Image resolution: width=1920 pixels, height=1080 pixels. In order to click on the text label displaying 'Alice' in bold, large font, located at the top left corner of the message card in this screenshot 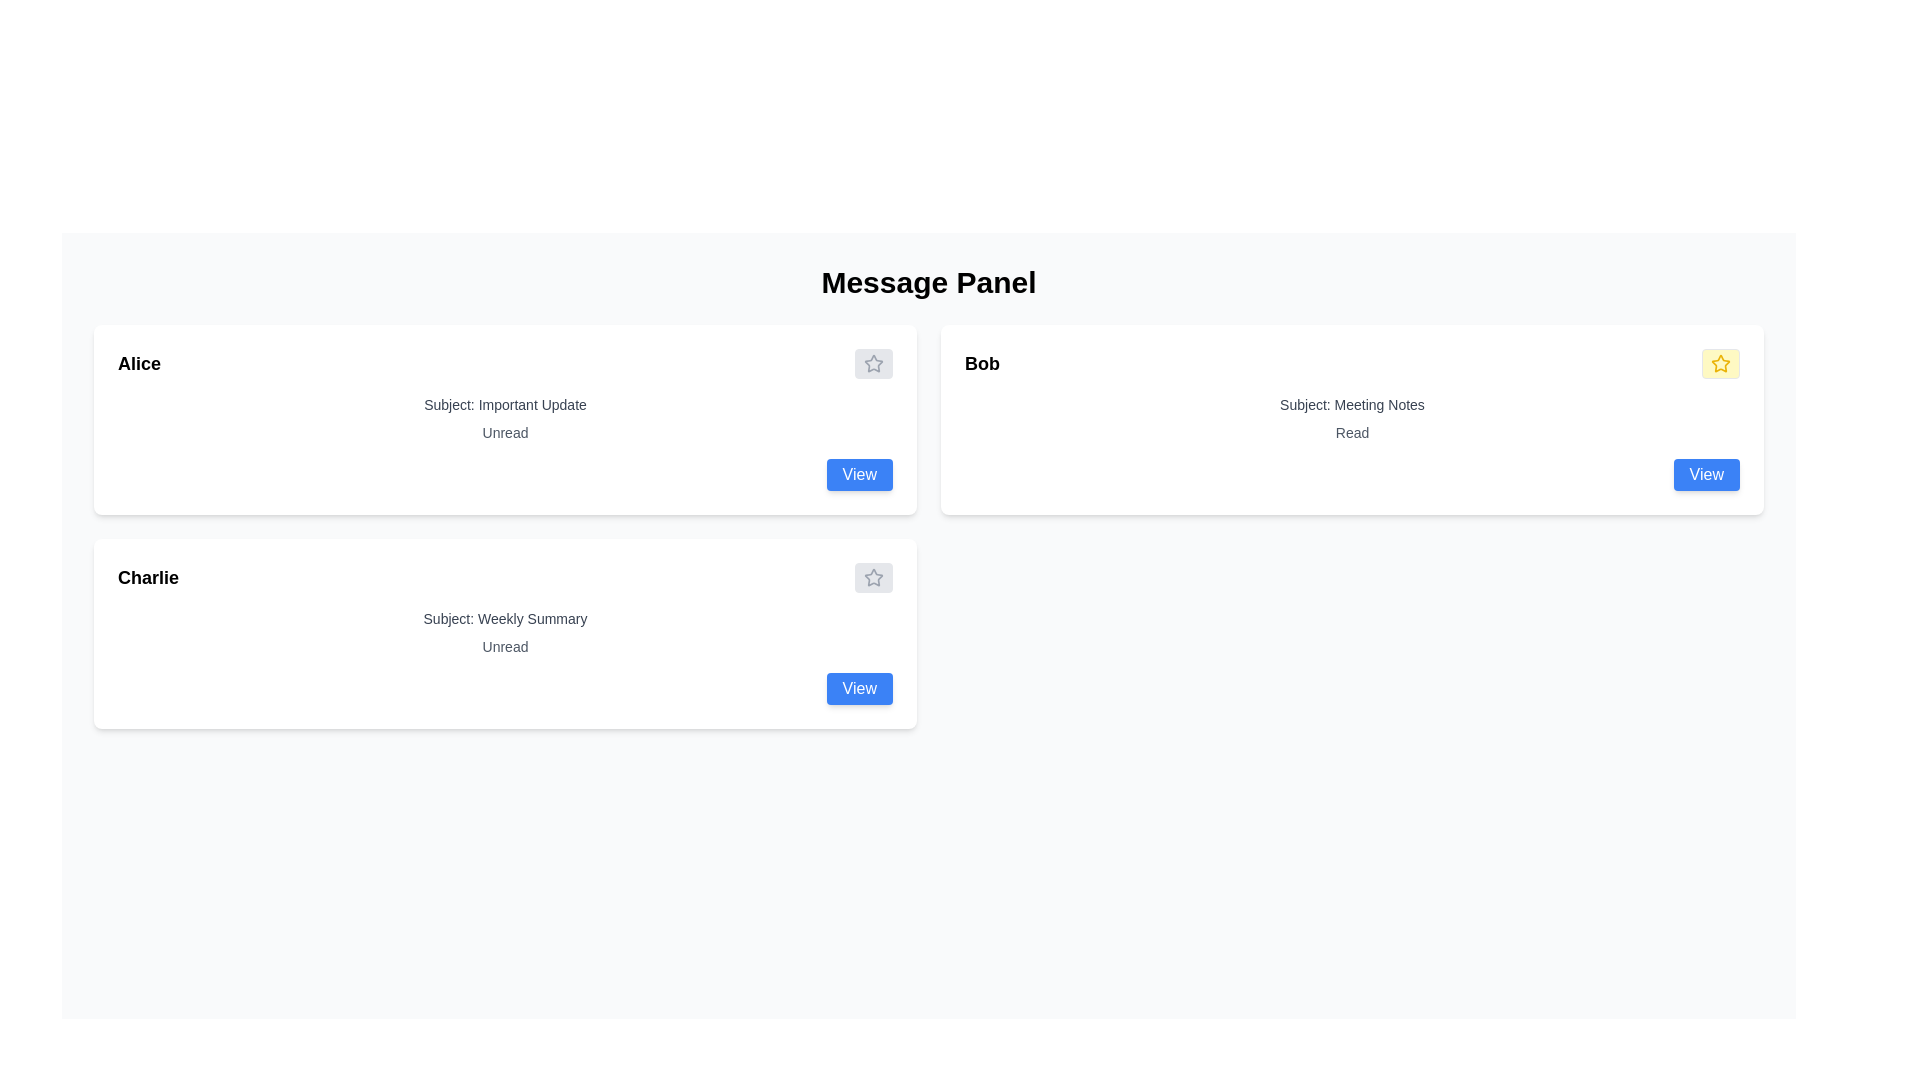, I will do `click(138, 363)`.